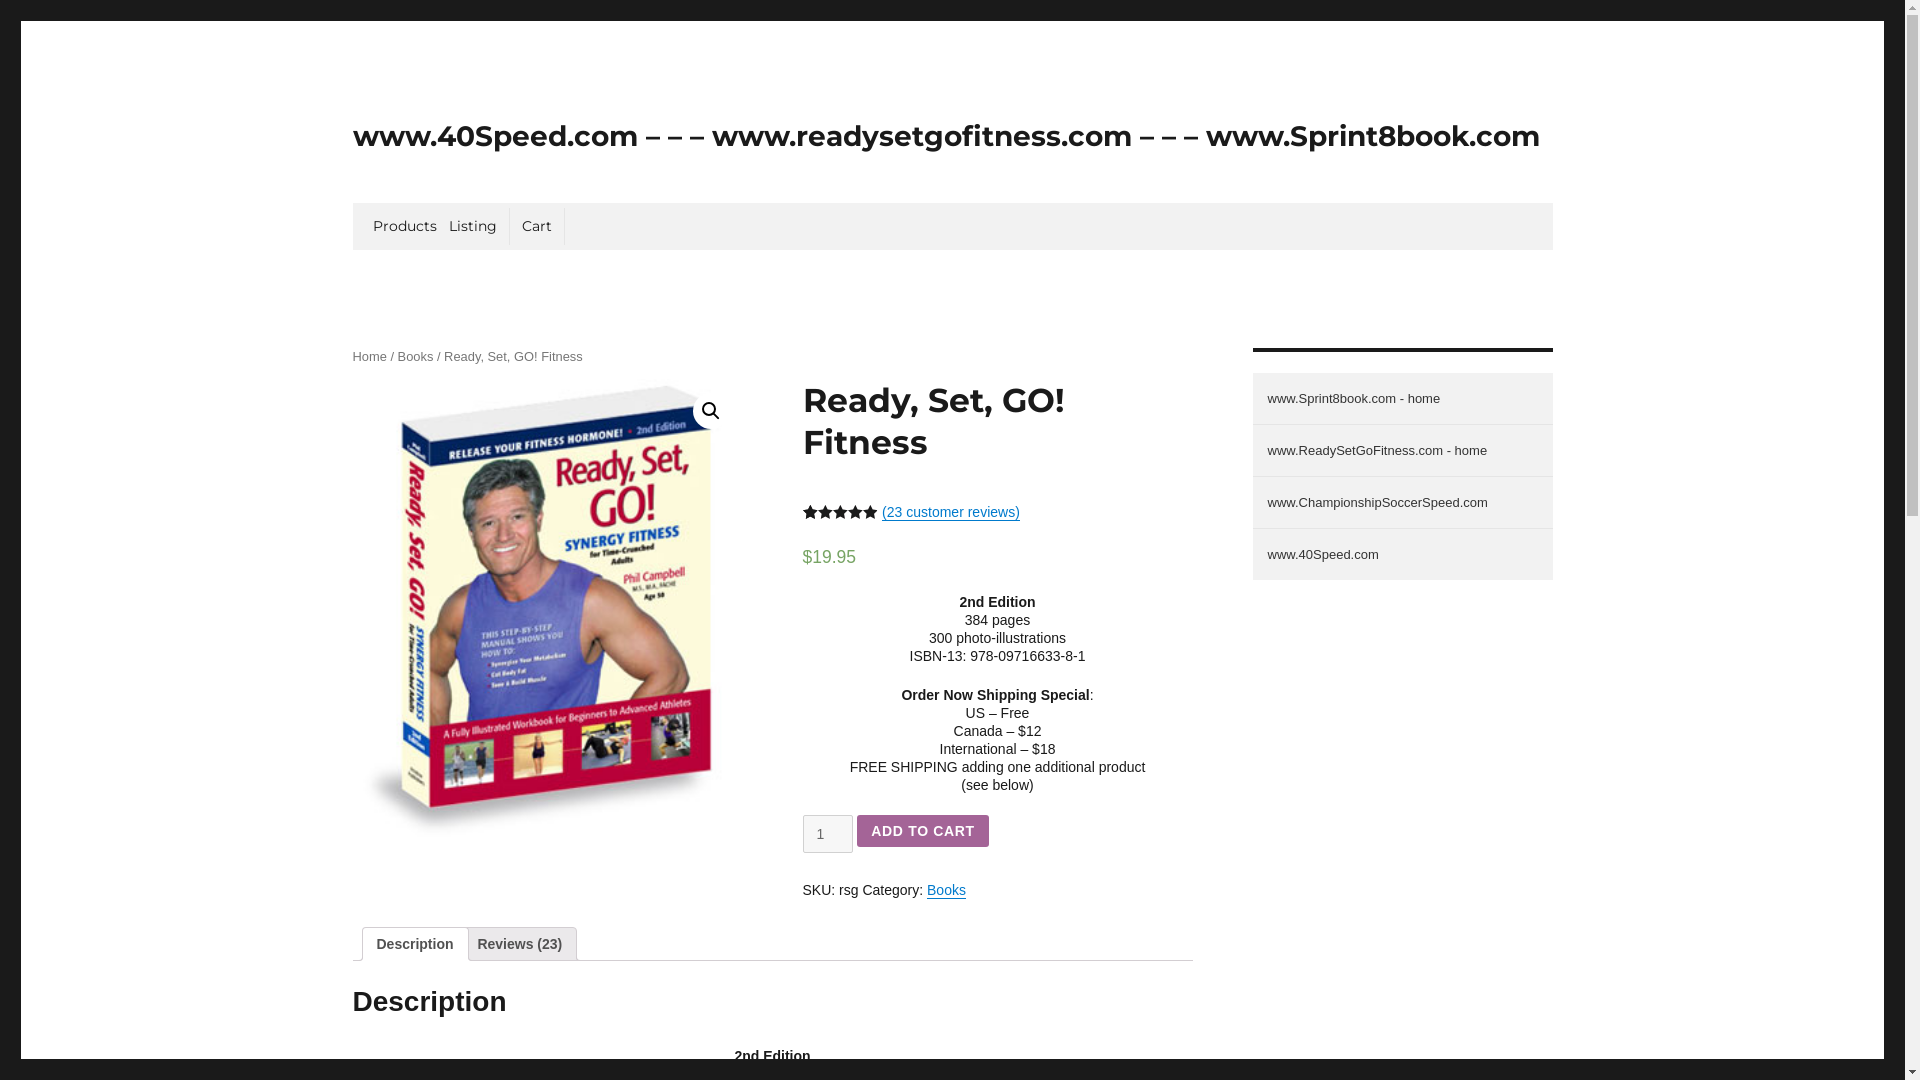 The image size is (1920, 1080). I want to click on 'Description', so click(413, 944).